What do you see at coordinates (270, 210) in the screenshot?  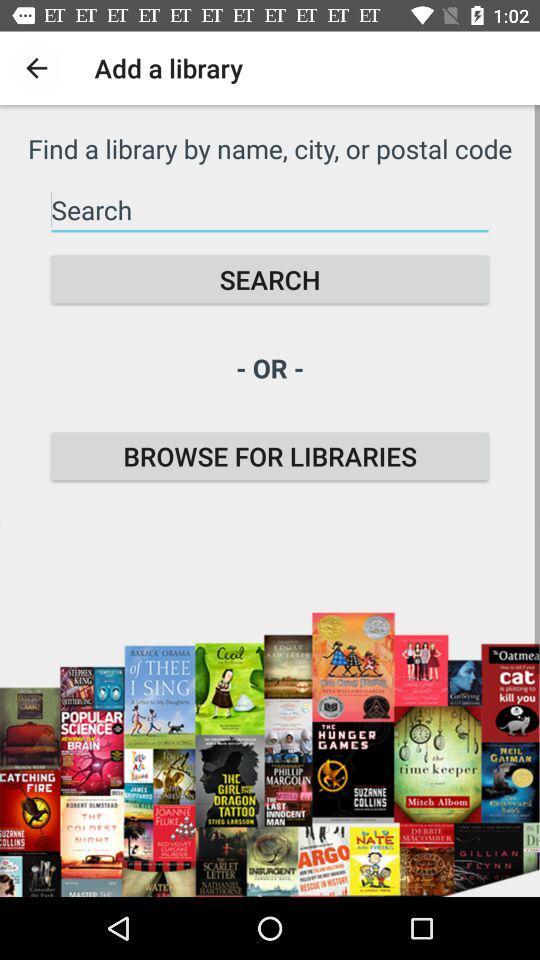 I see `search word` at bounding box center [270, 210].